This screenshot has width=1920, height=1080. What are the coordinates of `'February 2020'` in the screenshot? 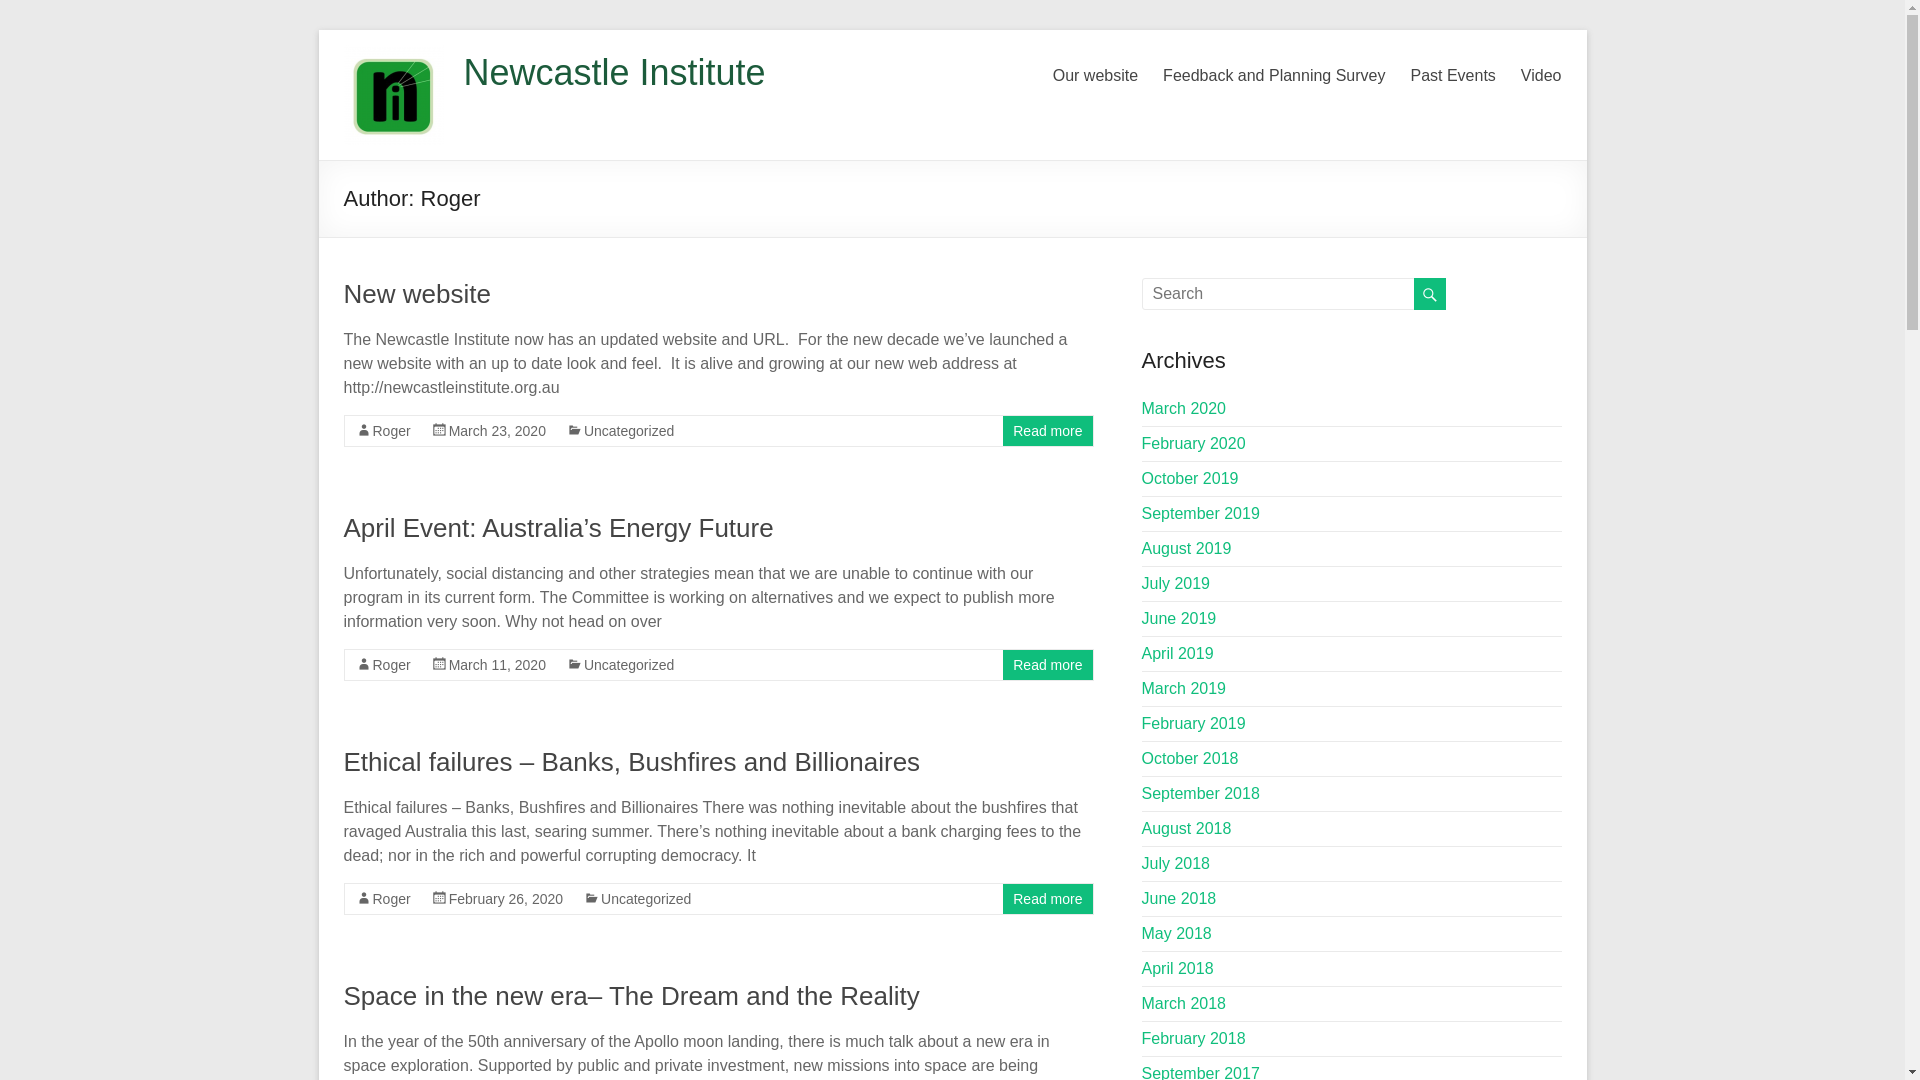 It's located at (1194, 442).